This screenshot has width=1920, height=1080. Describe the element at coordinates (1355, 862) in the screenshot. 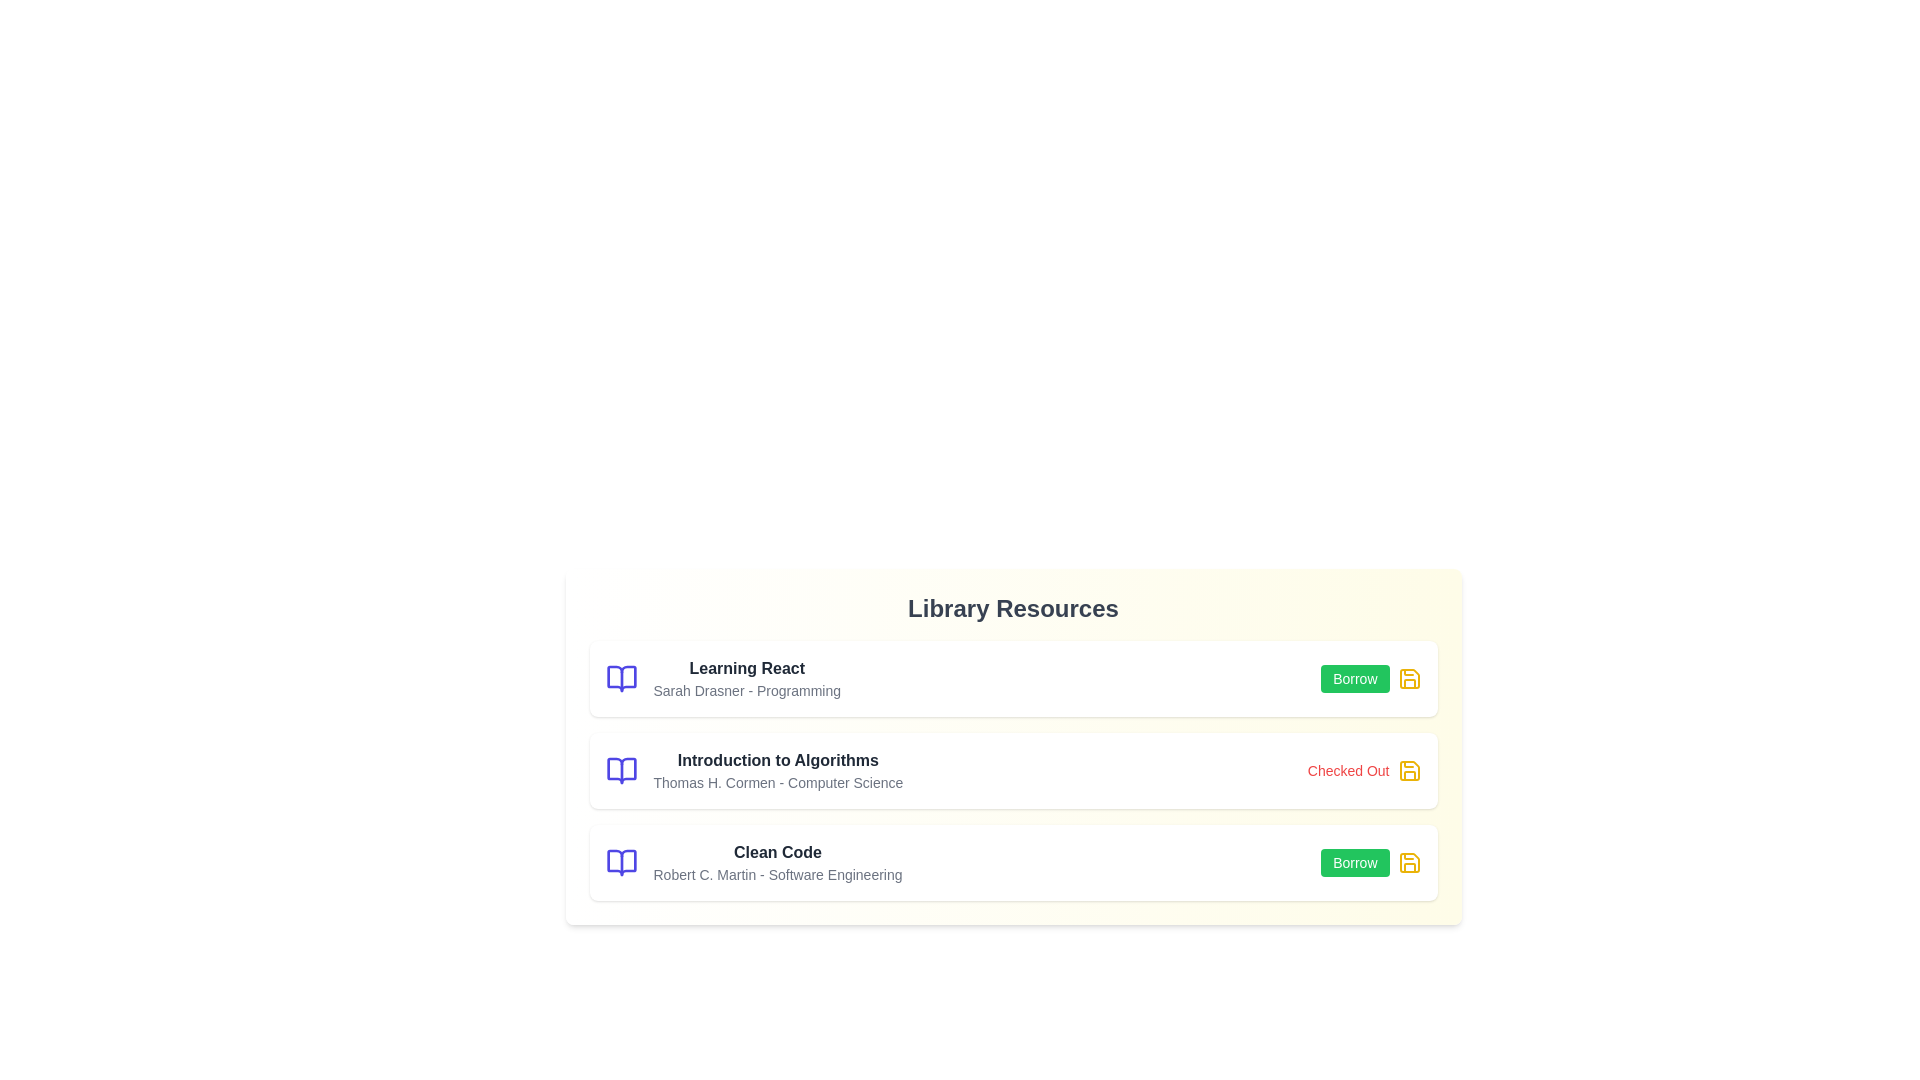

I see `'Borrow' button for the resource titled 'Clean Code'` at that location.